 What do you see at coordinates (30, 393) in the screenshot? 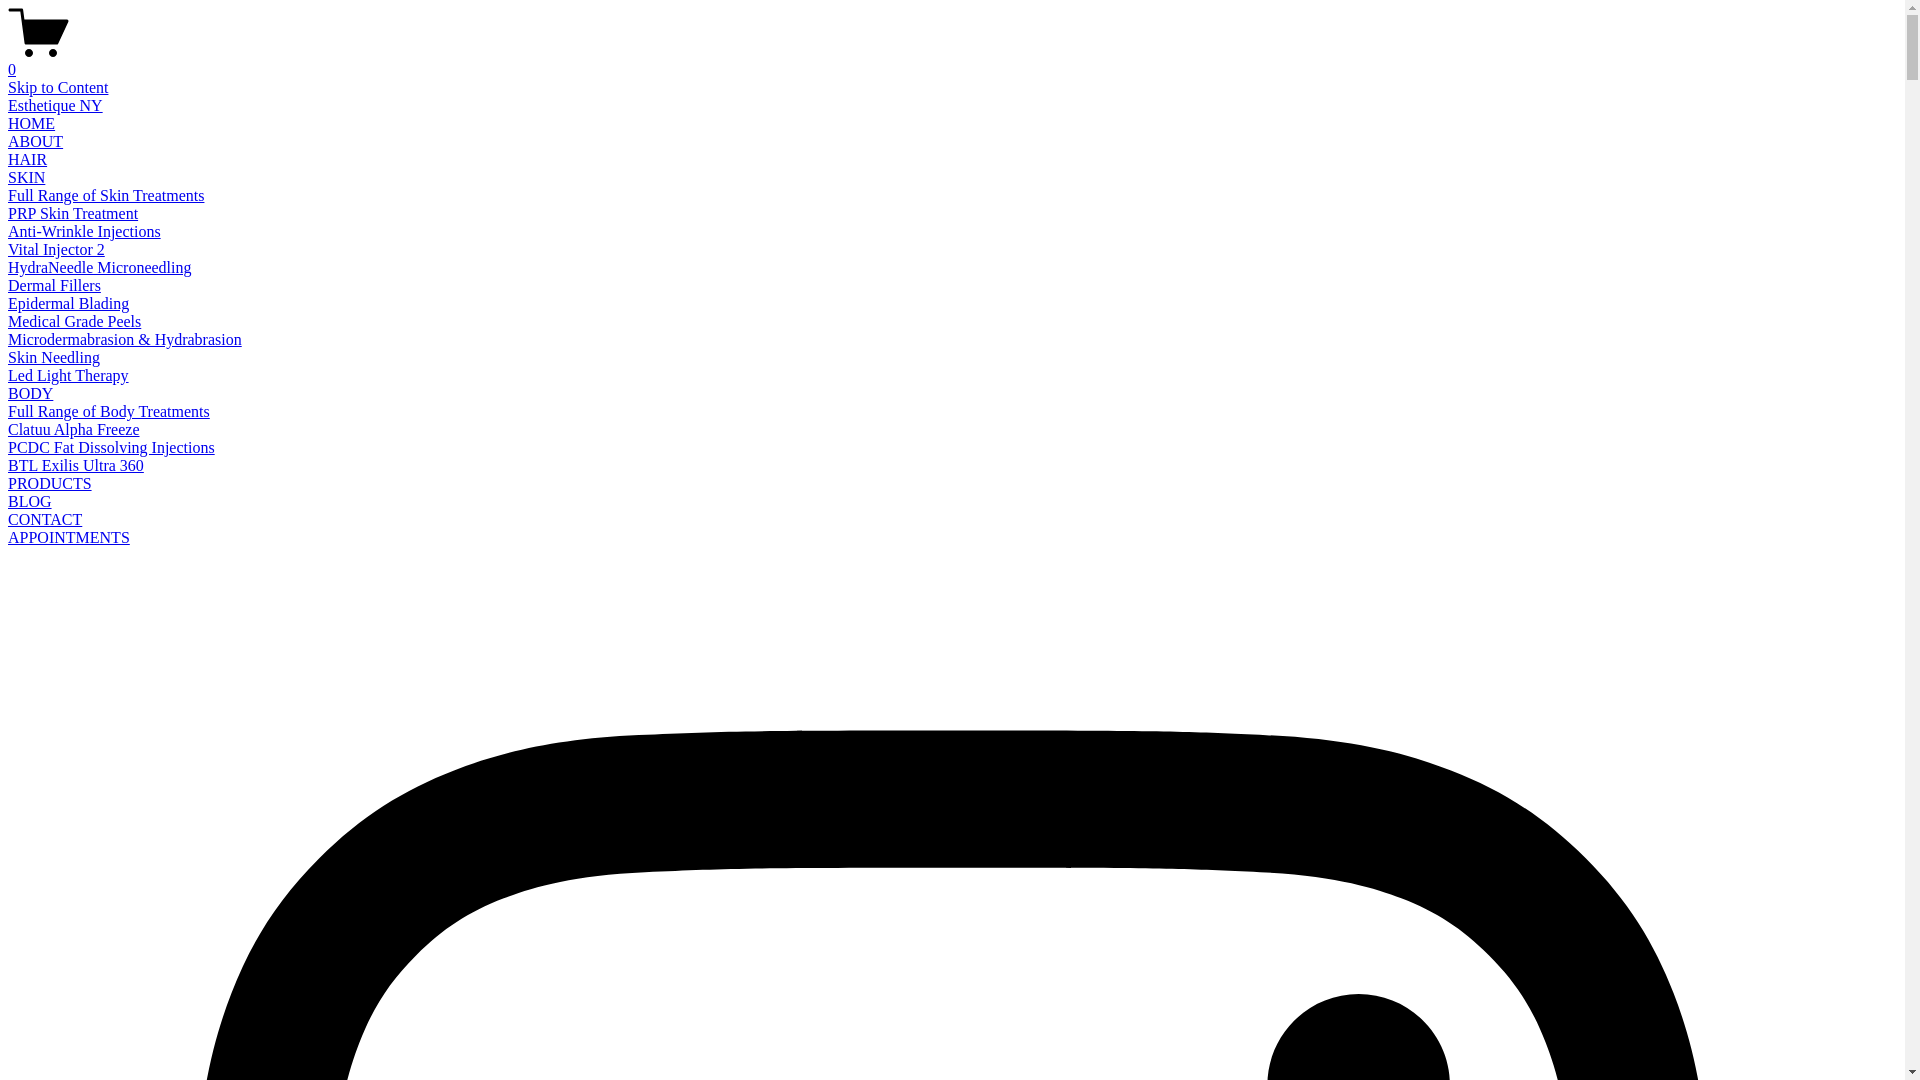
I see `'BODY'` at bounding box center [30, 393].